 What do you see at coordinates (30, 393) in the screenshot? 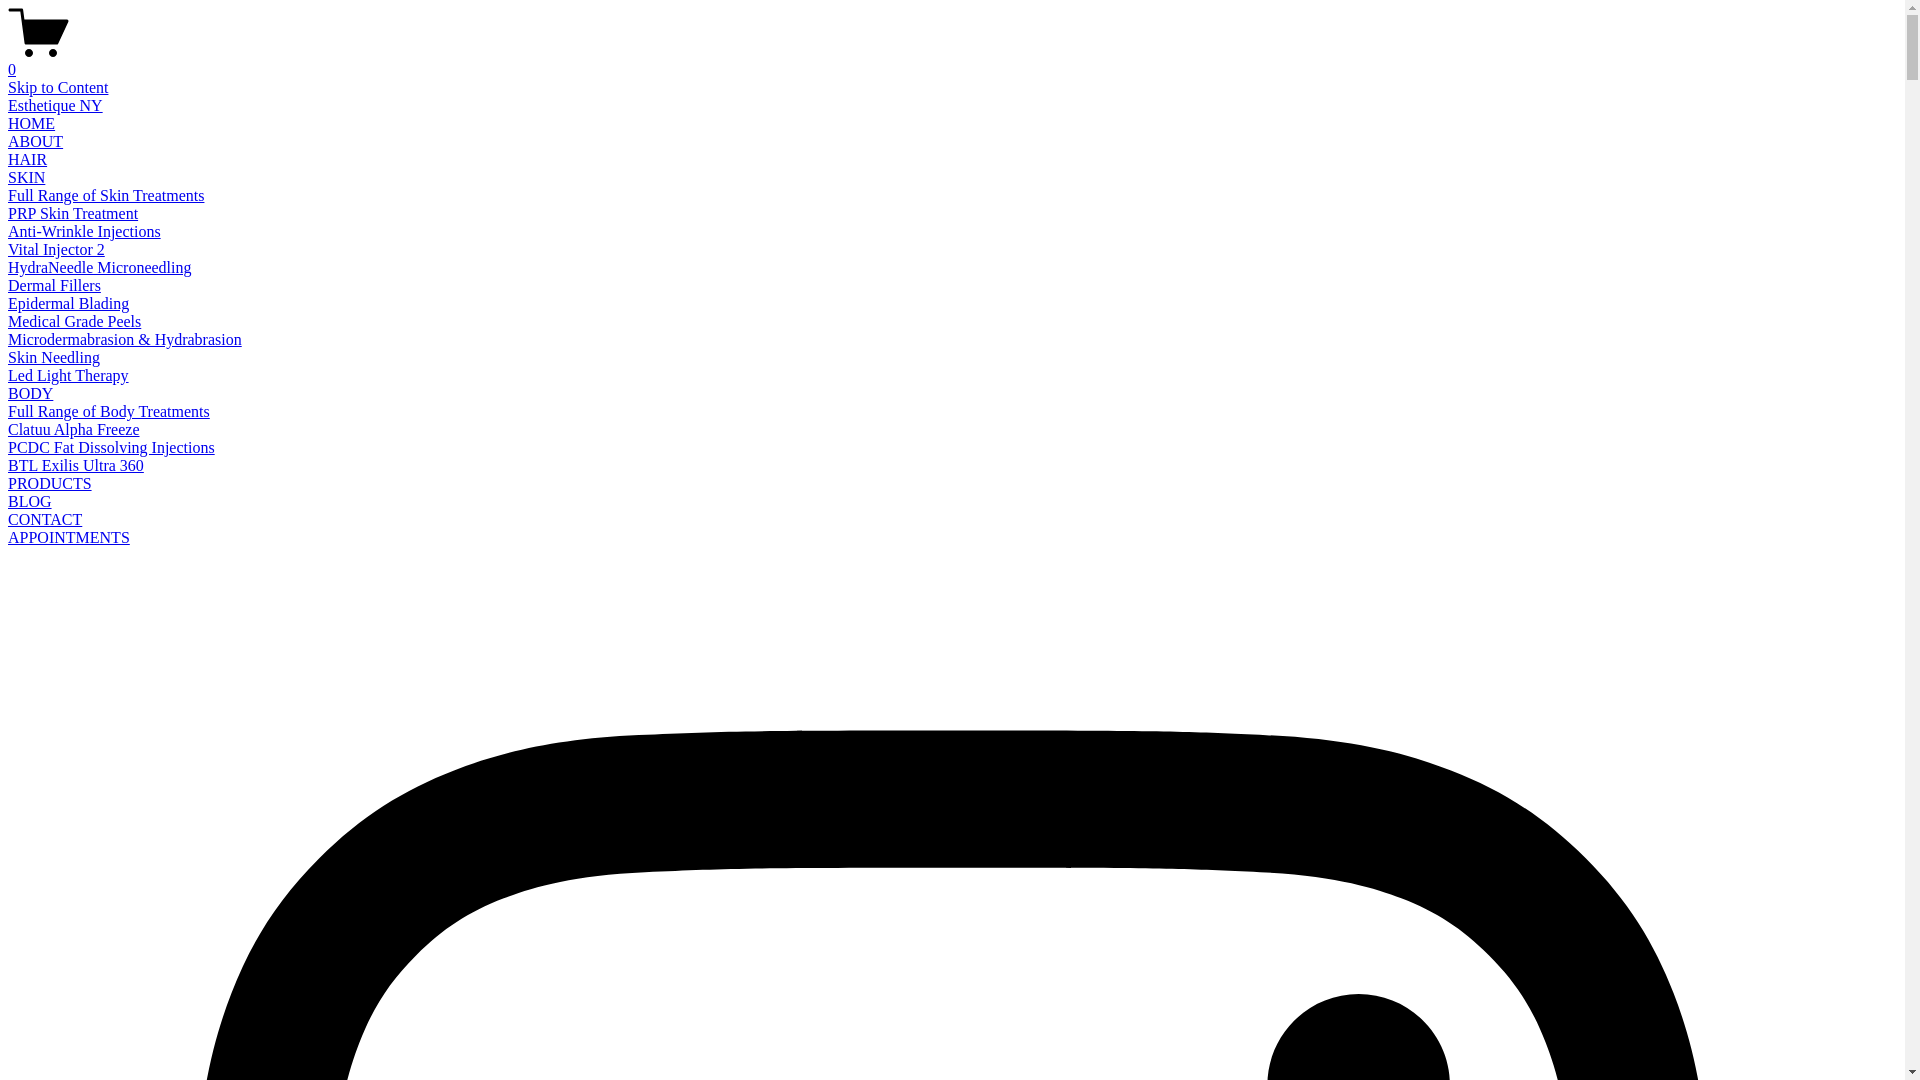
I see `'BODY'` at bounding box center [30, 393].